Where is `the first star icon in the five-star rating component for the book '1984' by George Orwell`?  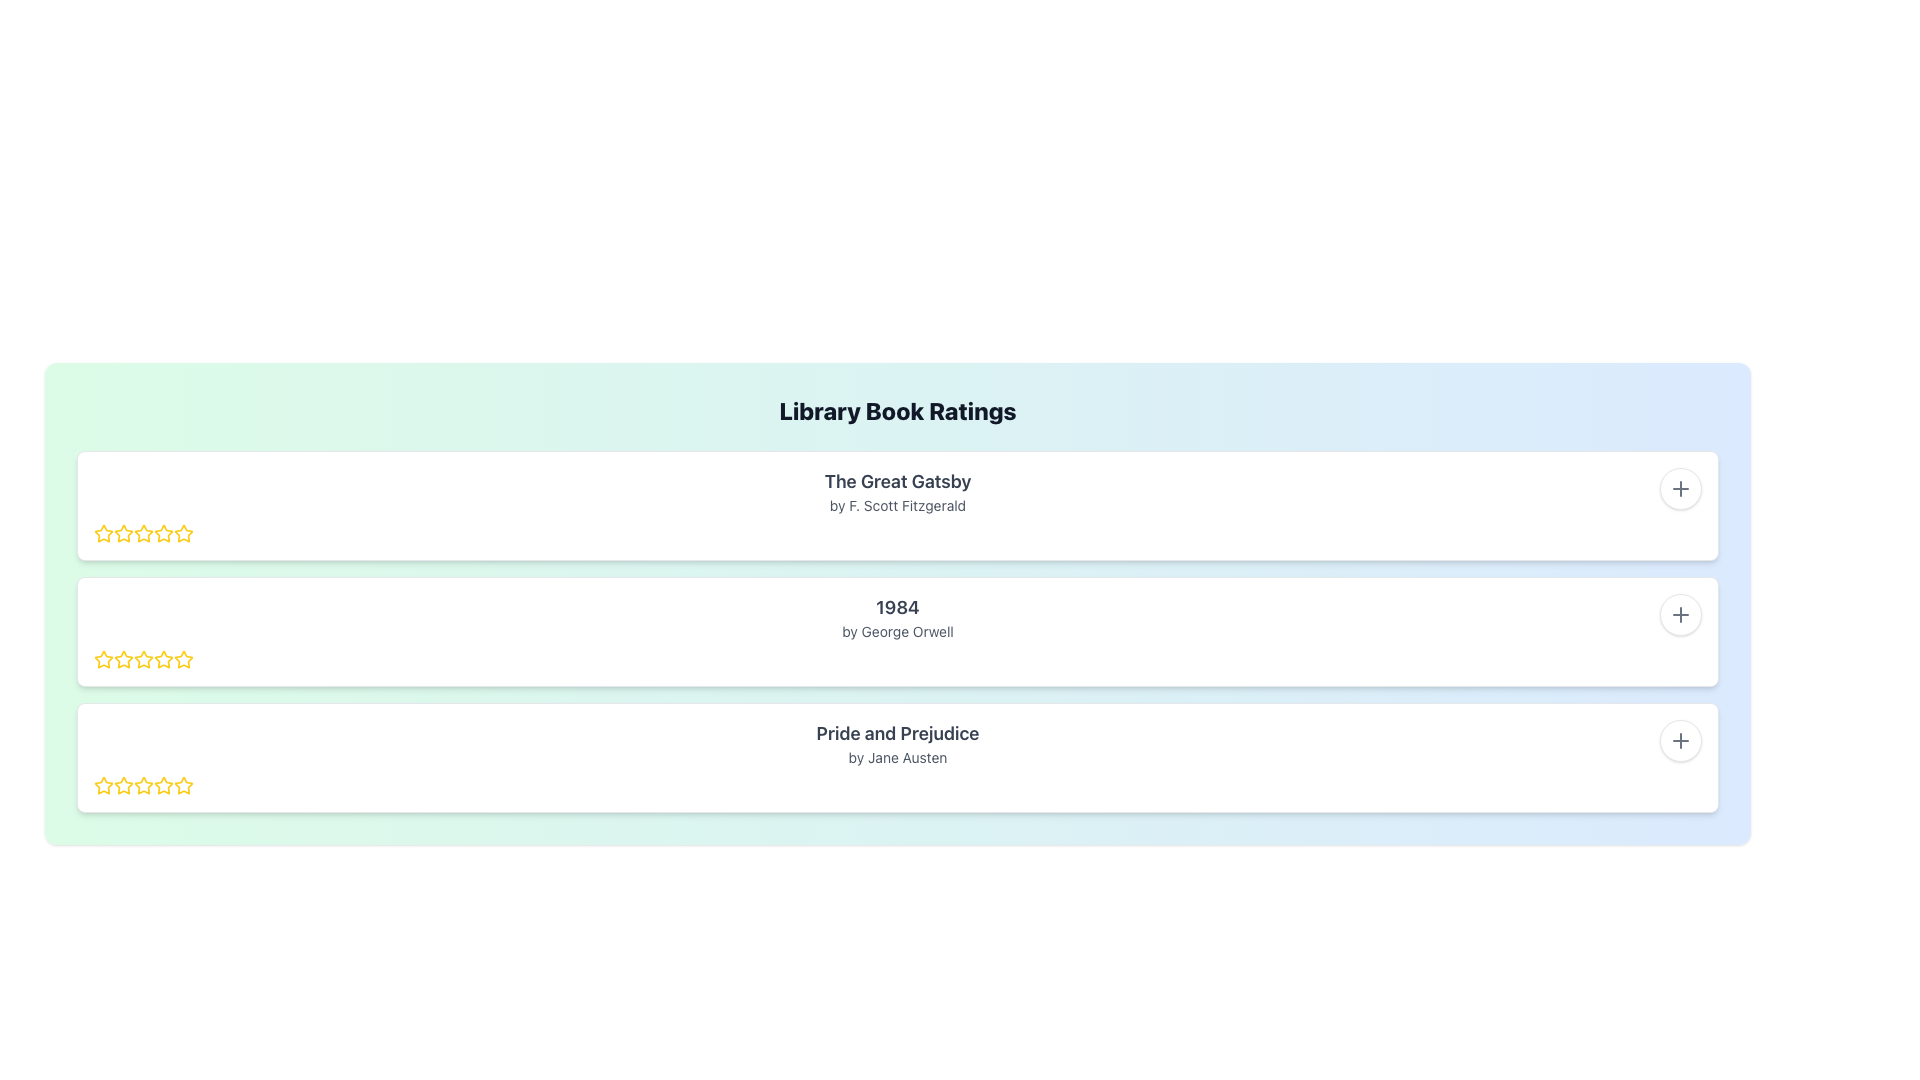
the first star icon in the five-star rating component for the book '1984' by George Orwell is located at coordinates (103, 659).